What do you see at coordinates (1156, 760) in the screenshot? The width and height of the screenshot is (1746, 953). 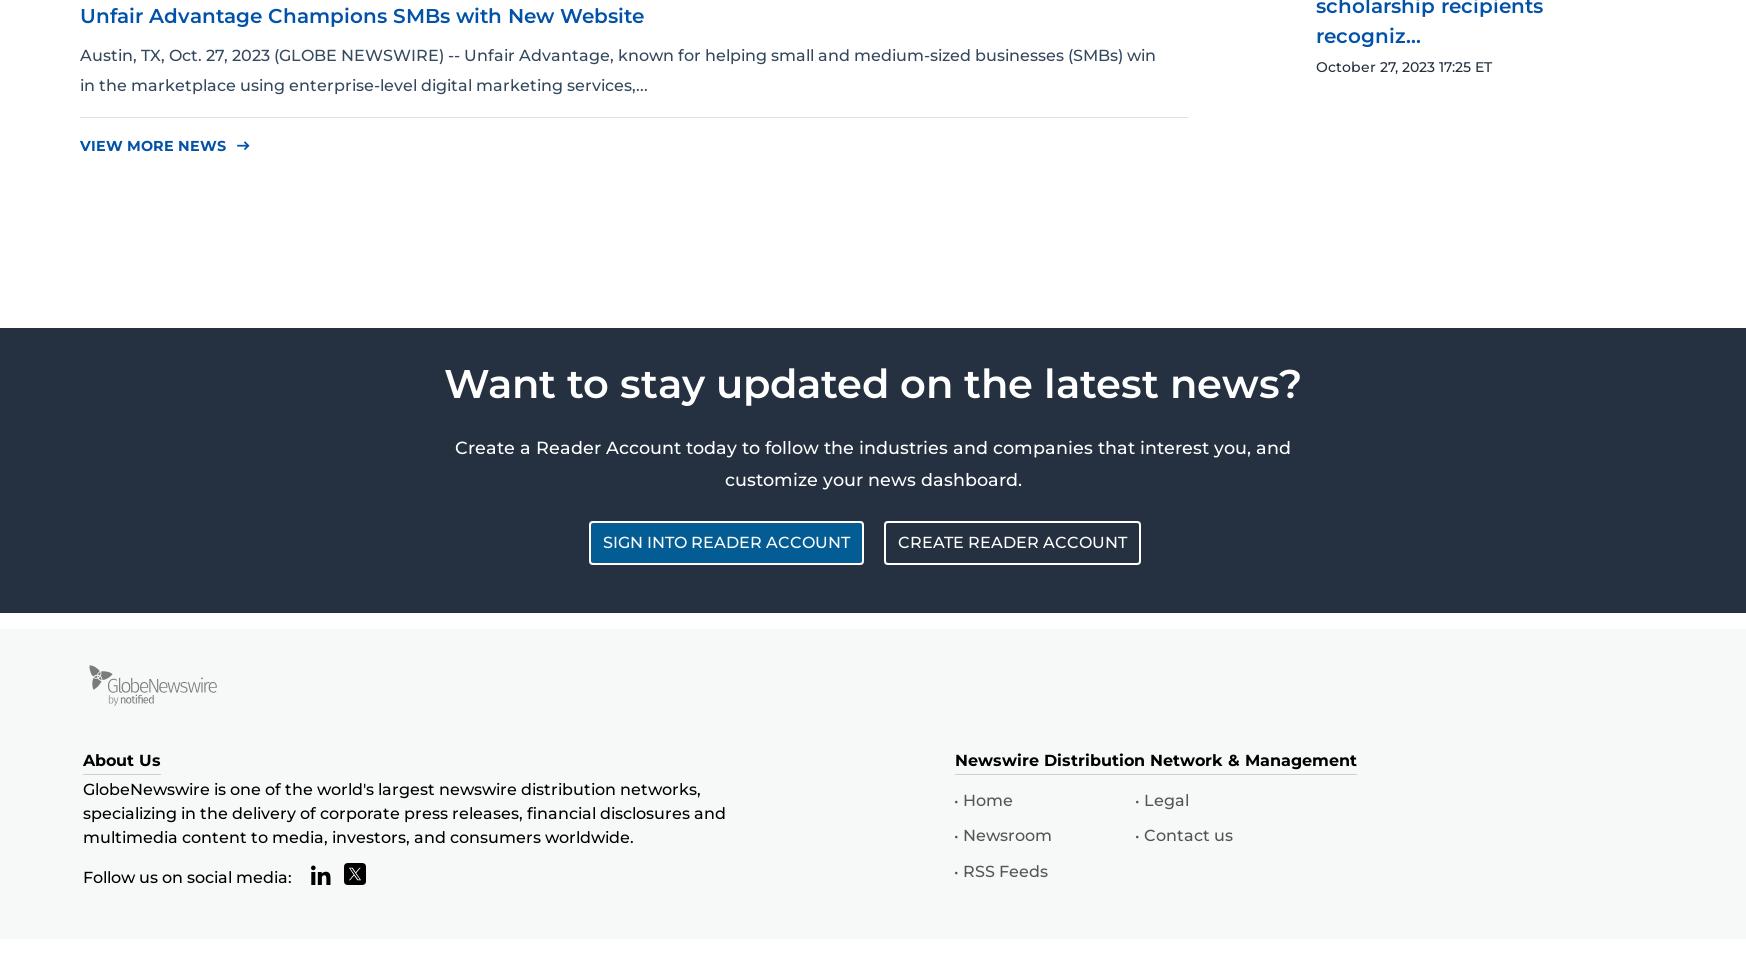 I see `'Newswire Distribution Network & Management'` at bounding box center [1156, 760].